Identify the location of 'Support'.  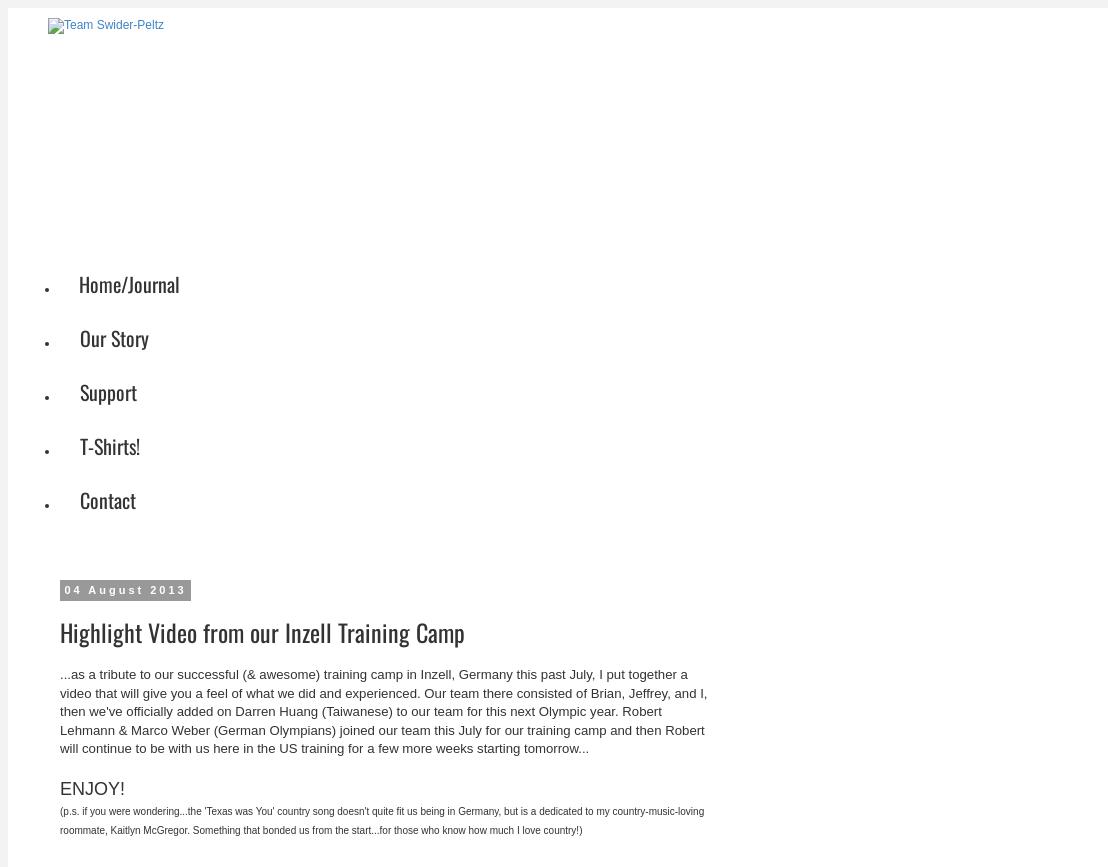
(108, 391).